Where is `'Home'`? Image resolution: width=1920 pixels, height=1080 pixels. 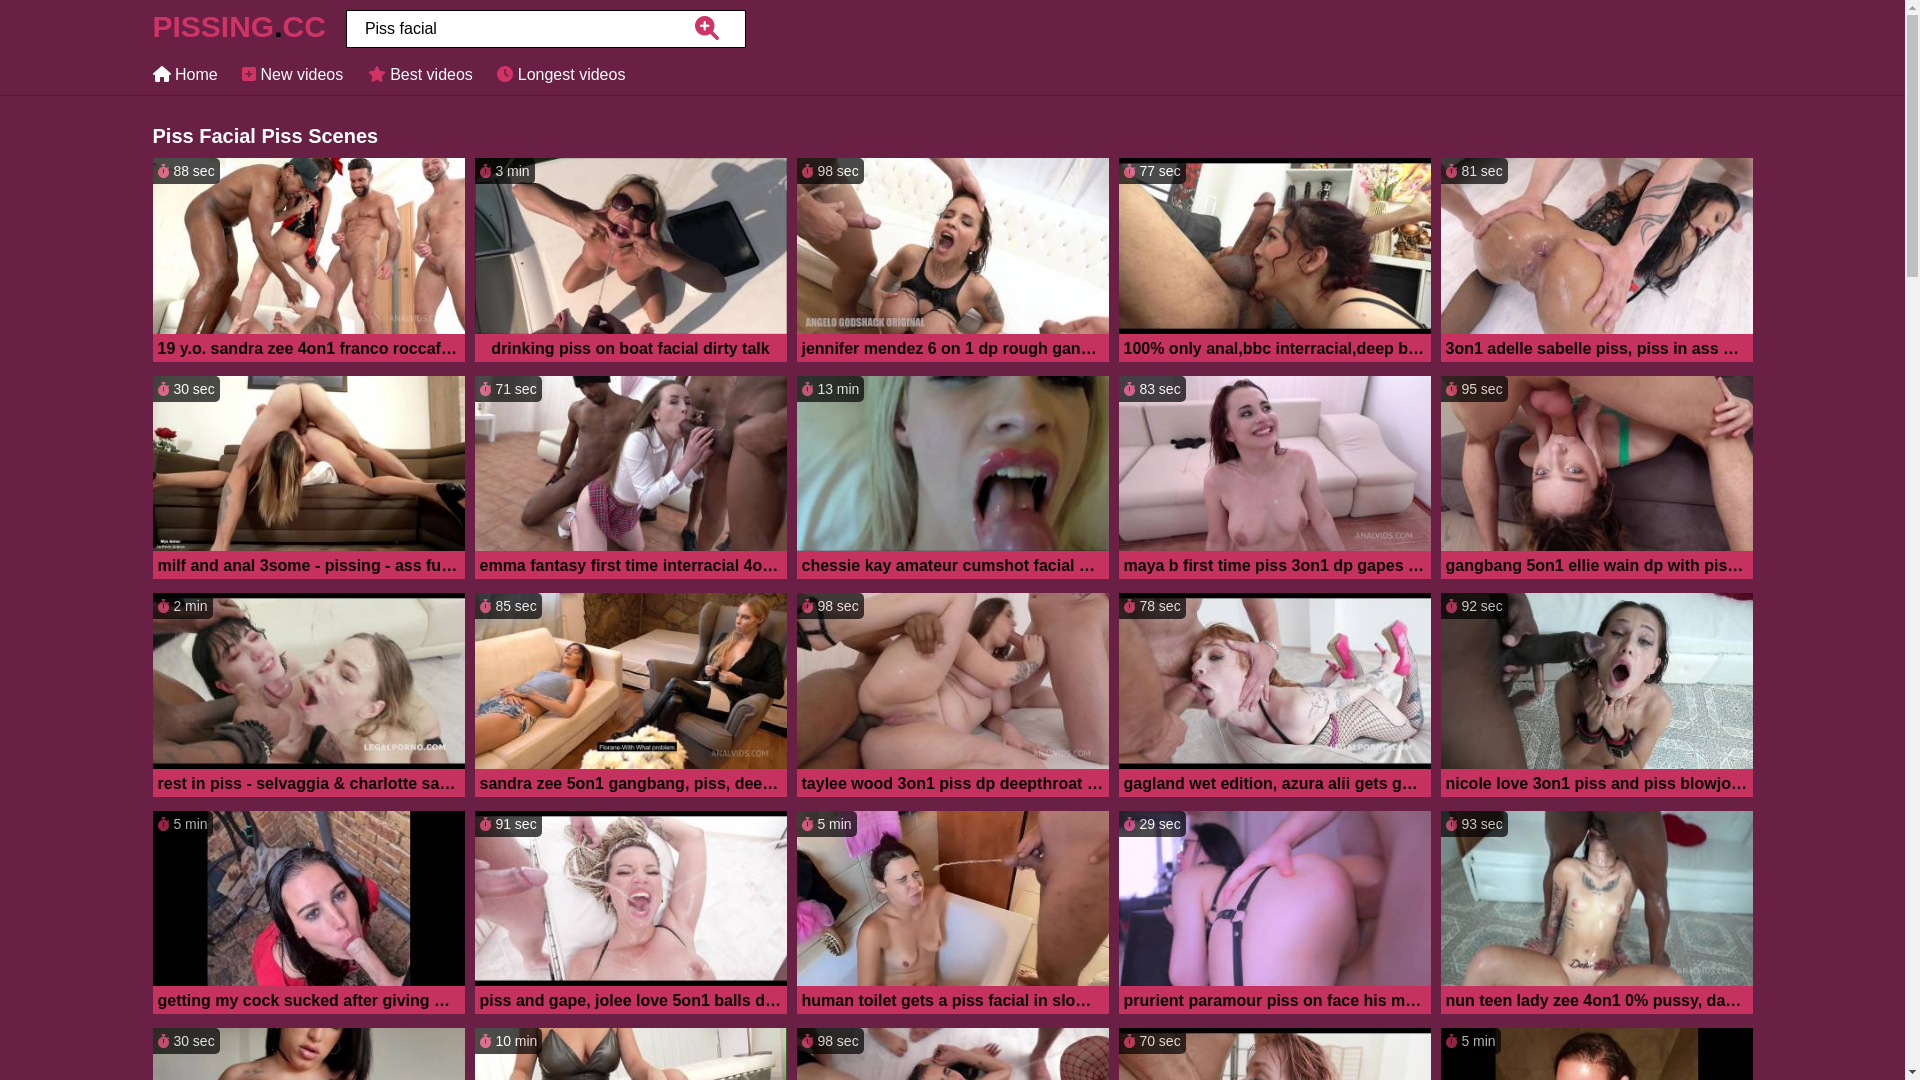
'Home' is located at coordinates (184, 73).